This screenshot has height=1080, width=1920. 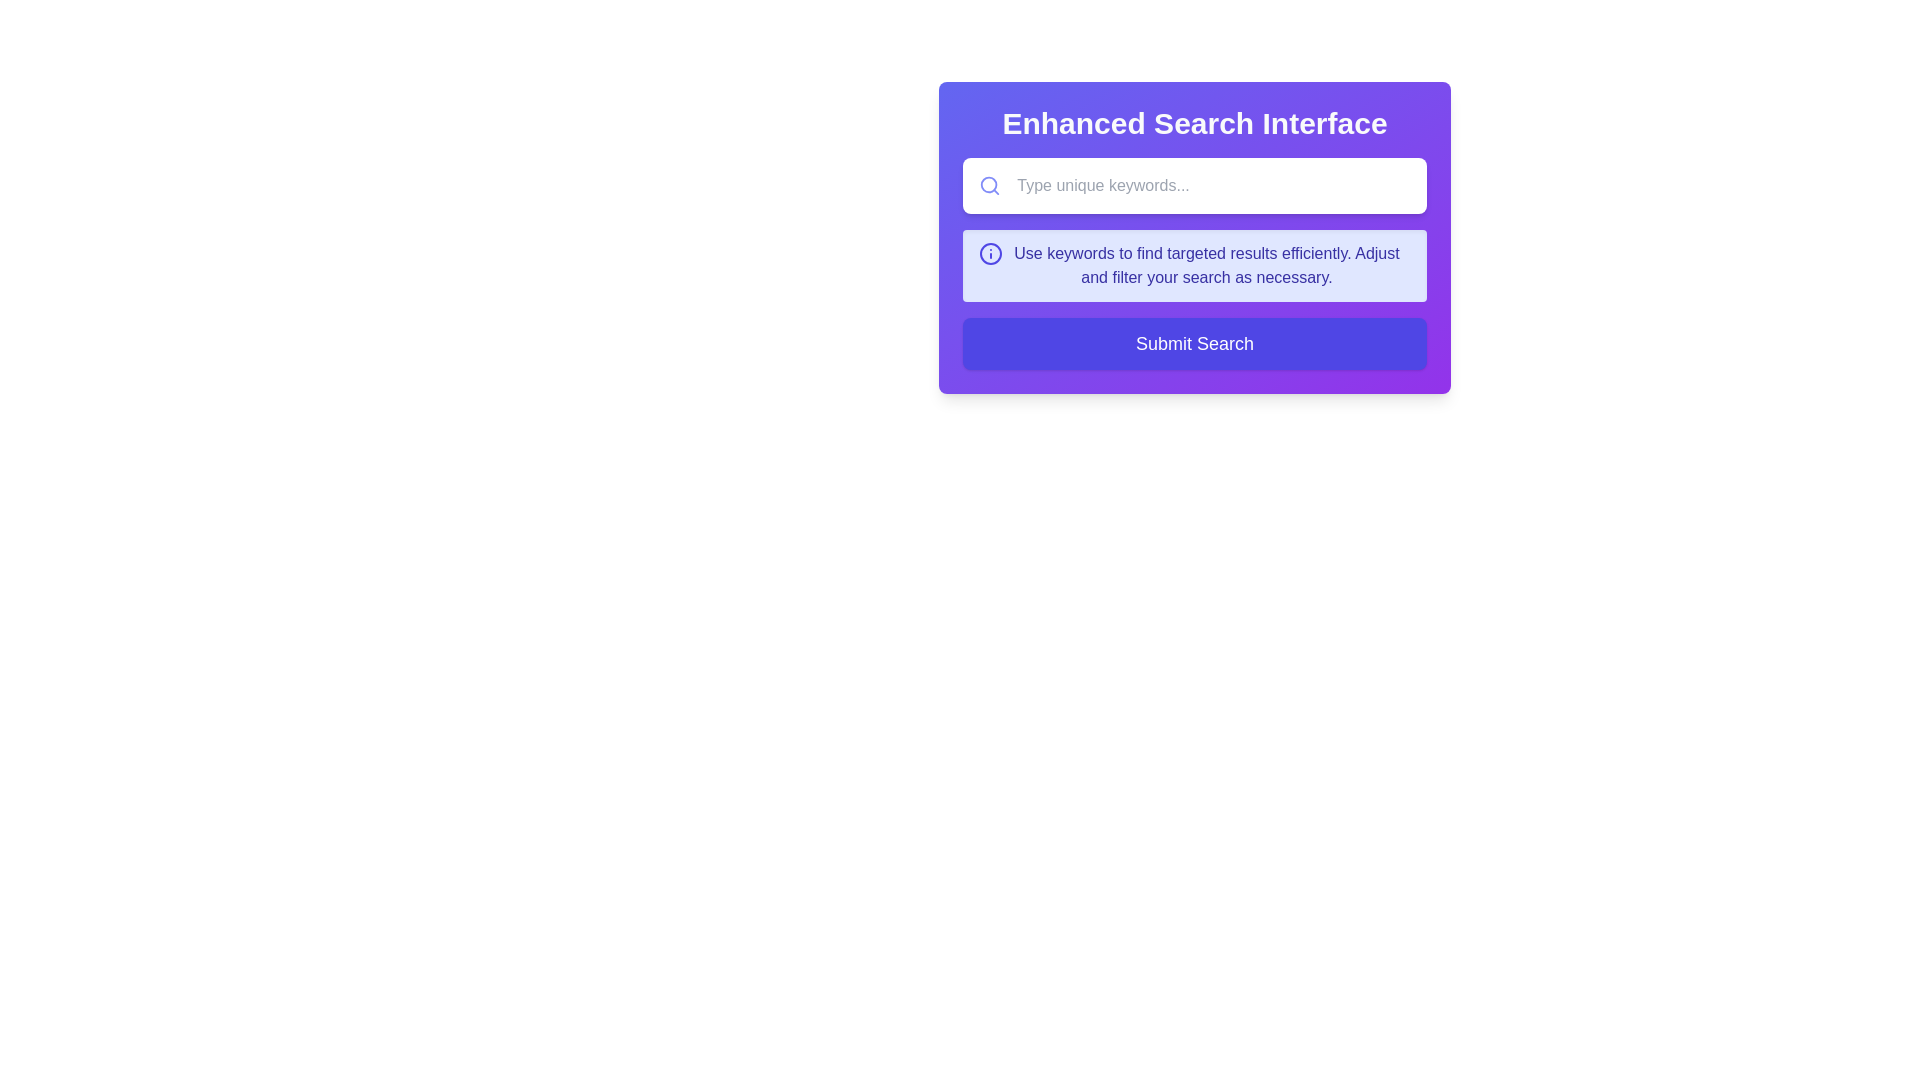 I want to click on the search icon located to the left of the text input field with the placeholder text 'Type unique keywords...', so click(x=990, y=185).